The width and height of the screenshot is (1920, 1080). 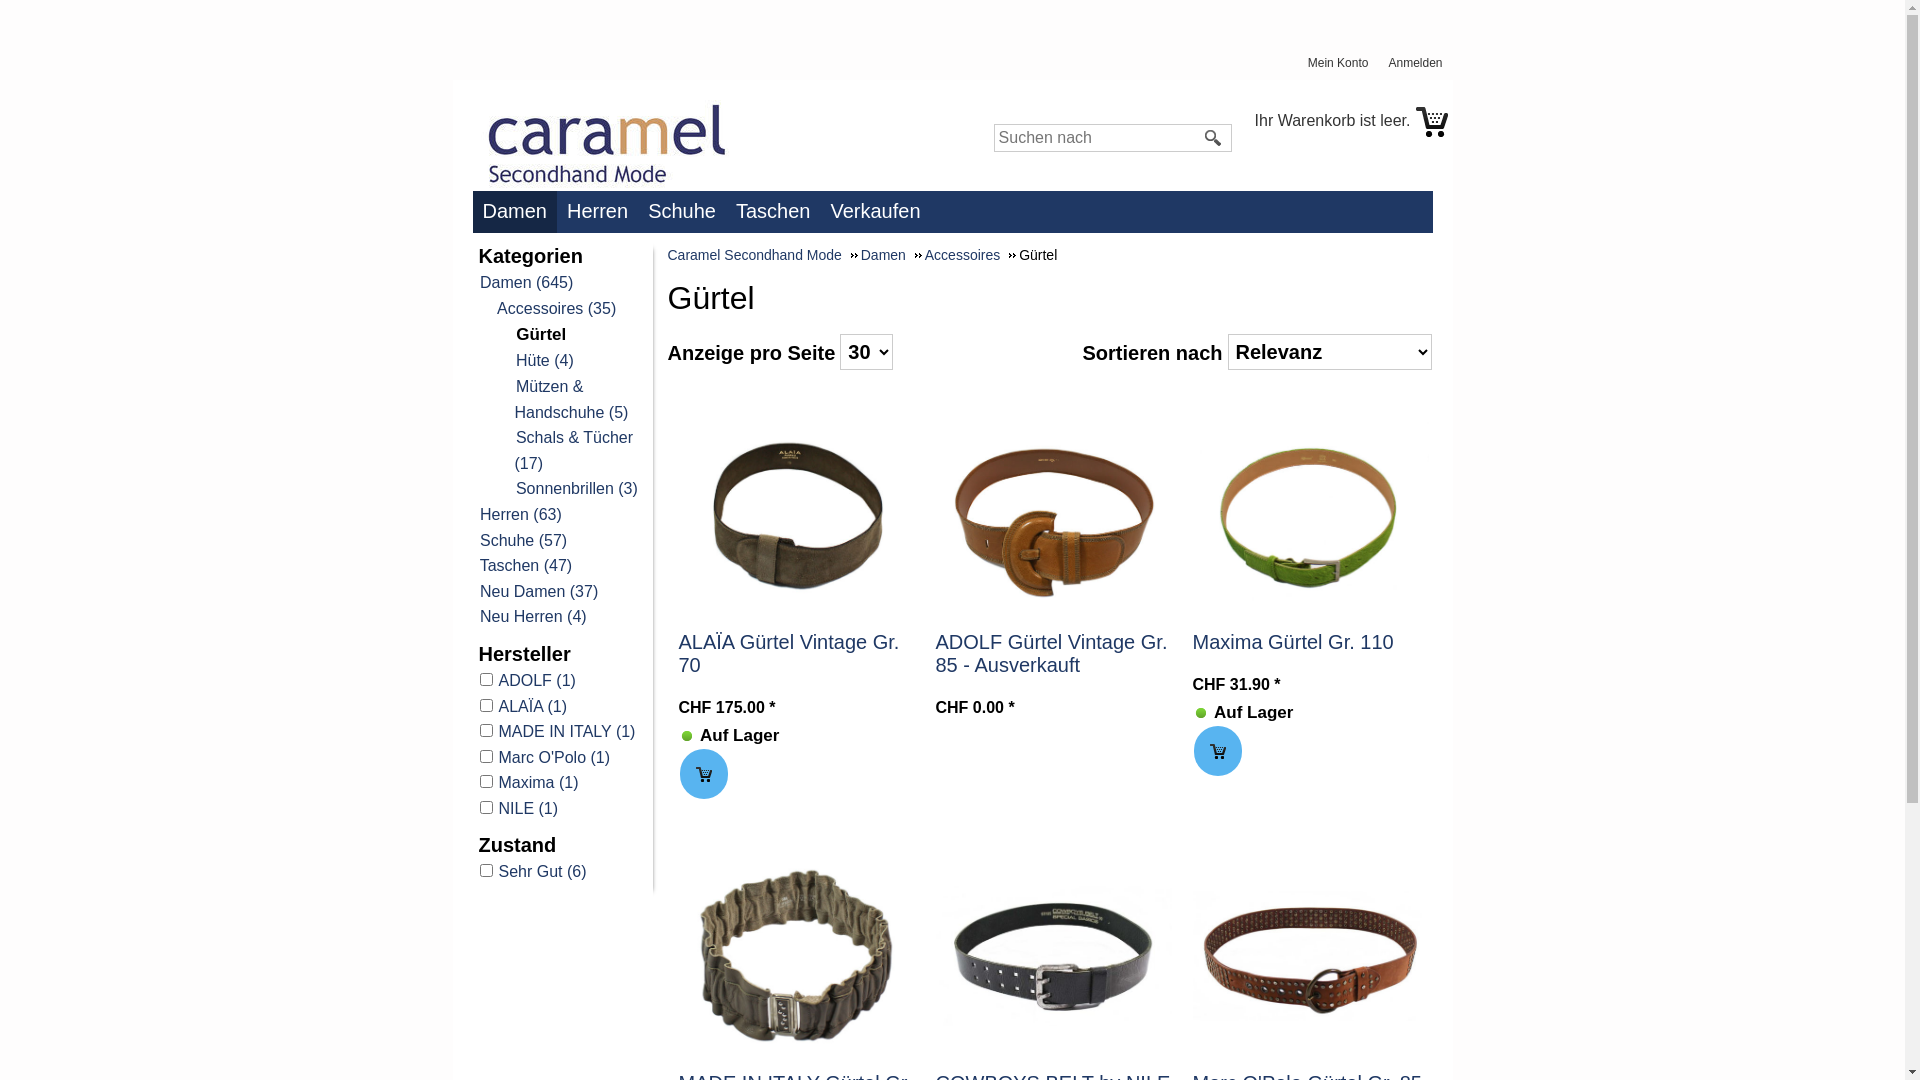 I want to click on 'Mein Konto', so click(x=1308, y=62).